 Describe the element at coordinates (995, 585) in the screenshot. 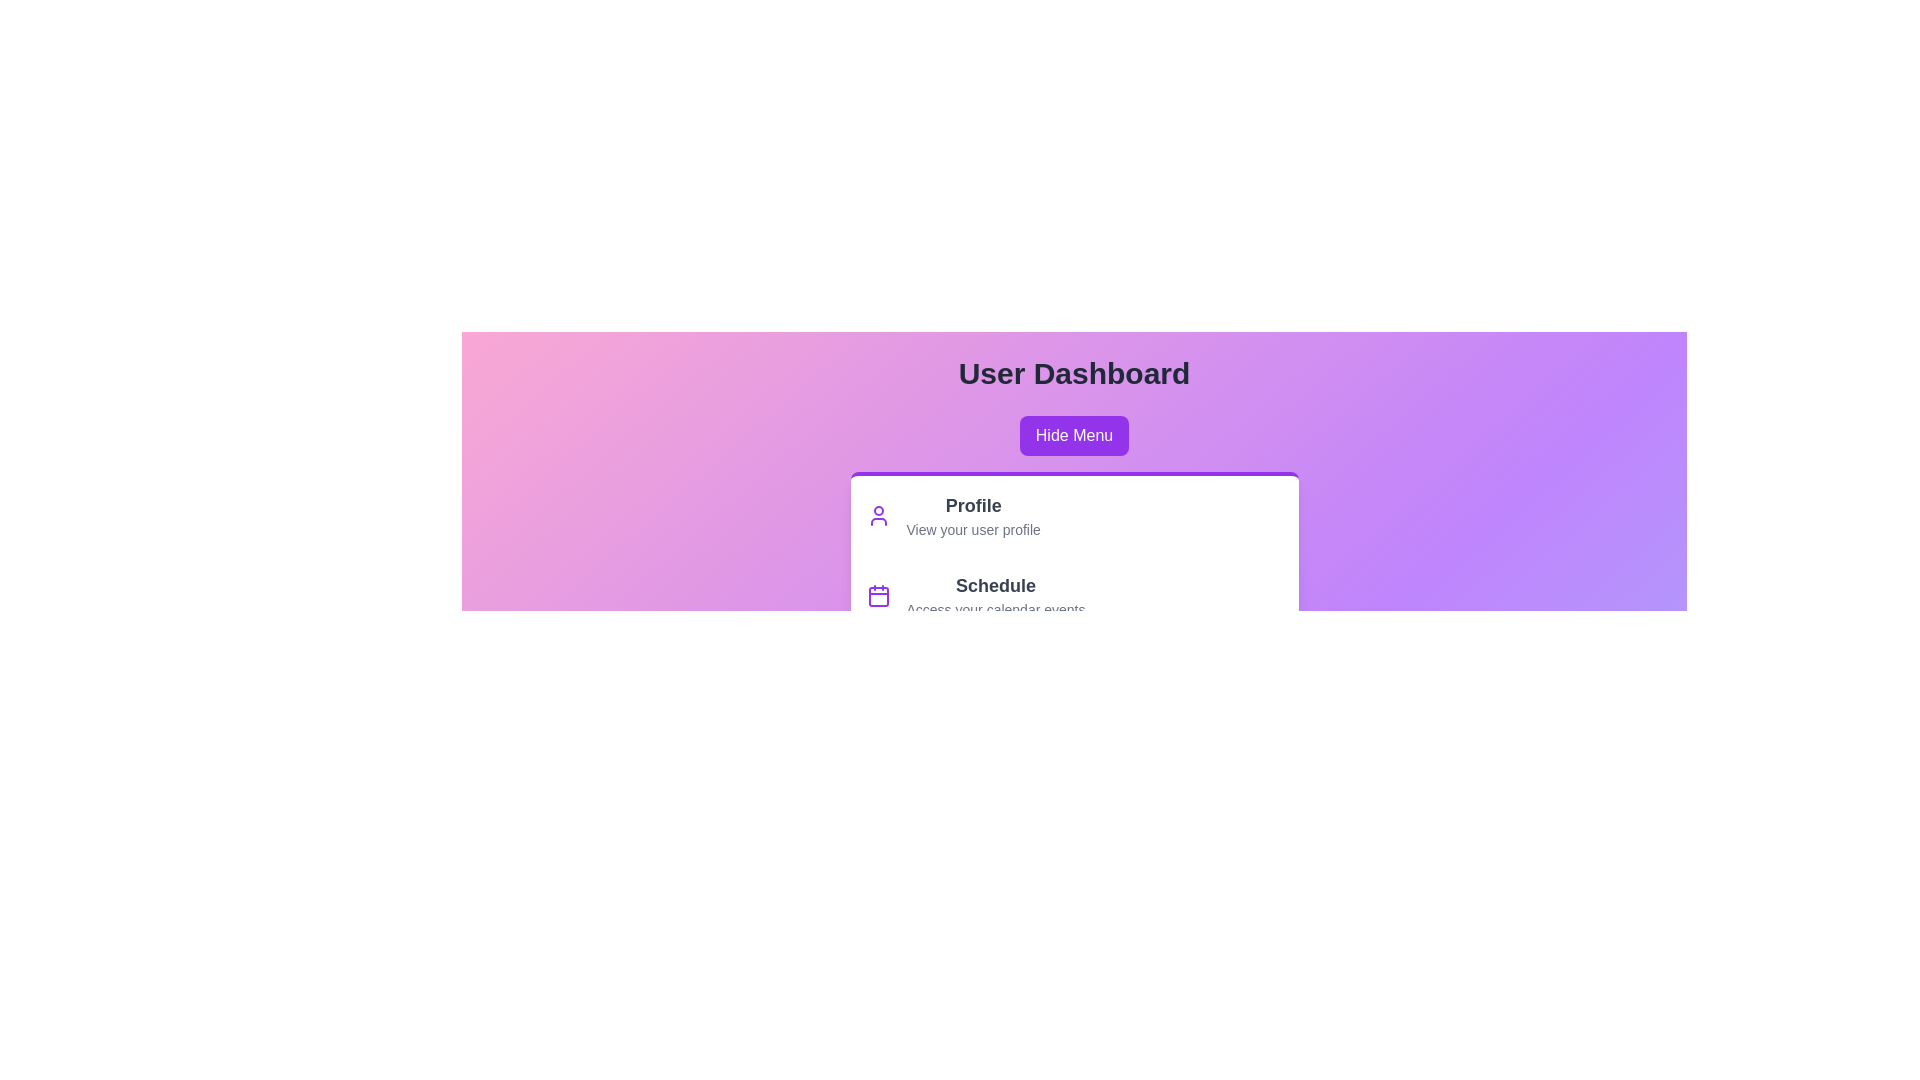

I see `the menu item Schedule from the displayed options` at that location.